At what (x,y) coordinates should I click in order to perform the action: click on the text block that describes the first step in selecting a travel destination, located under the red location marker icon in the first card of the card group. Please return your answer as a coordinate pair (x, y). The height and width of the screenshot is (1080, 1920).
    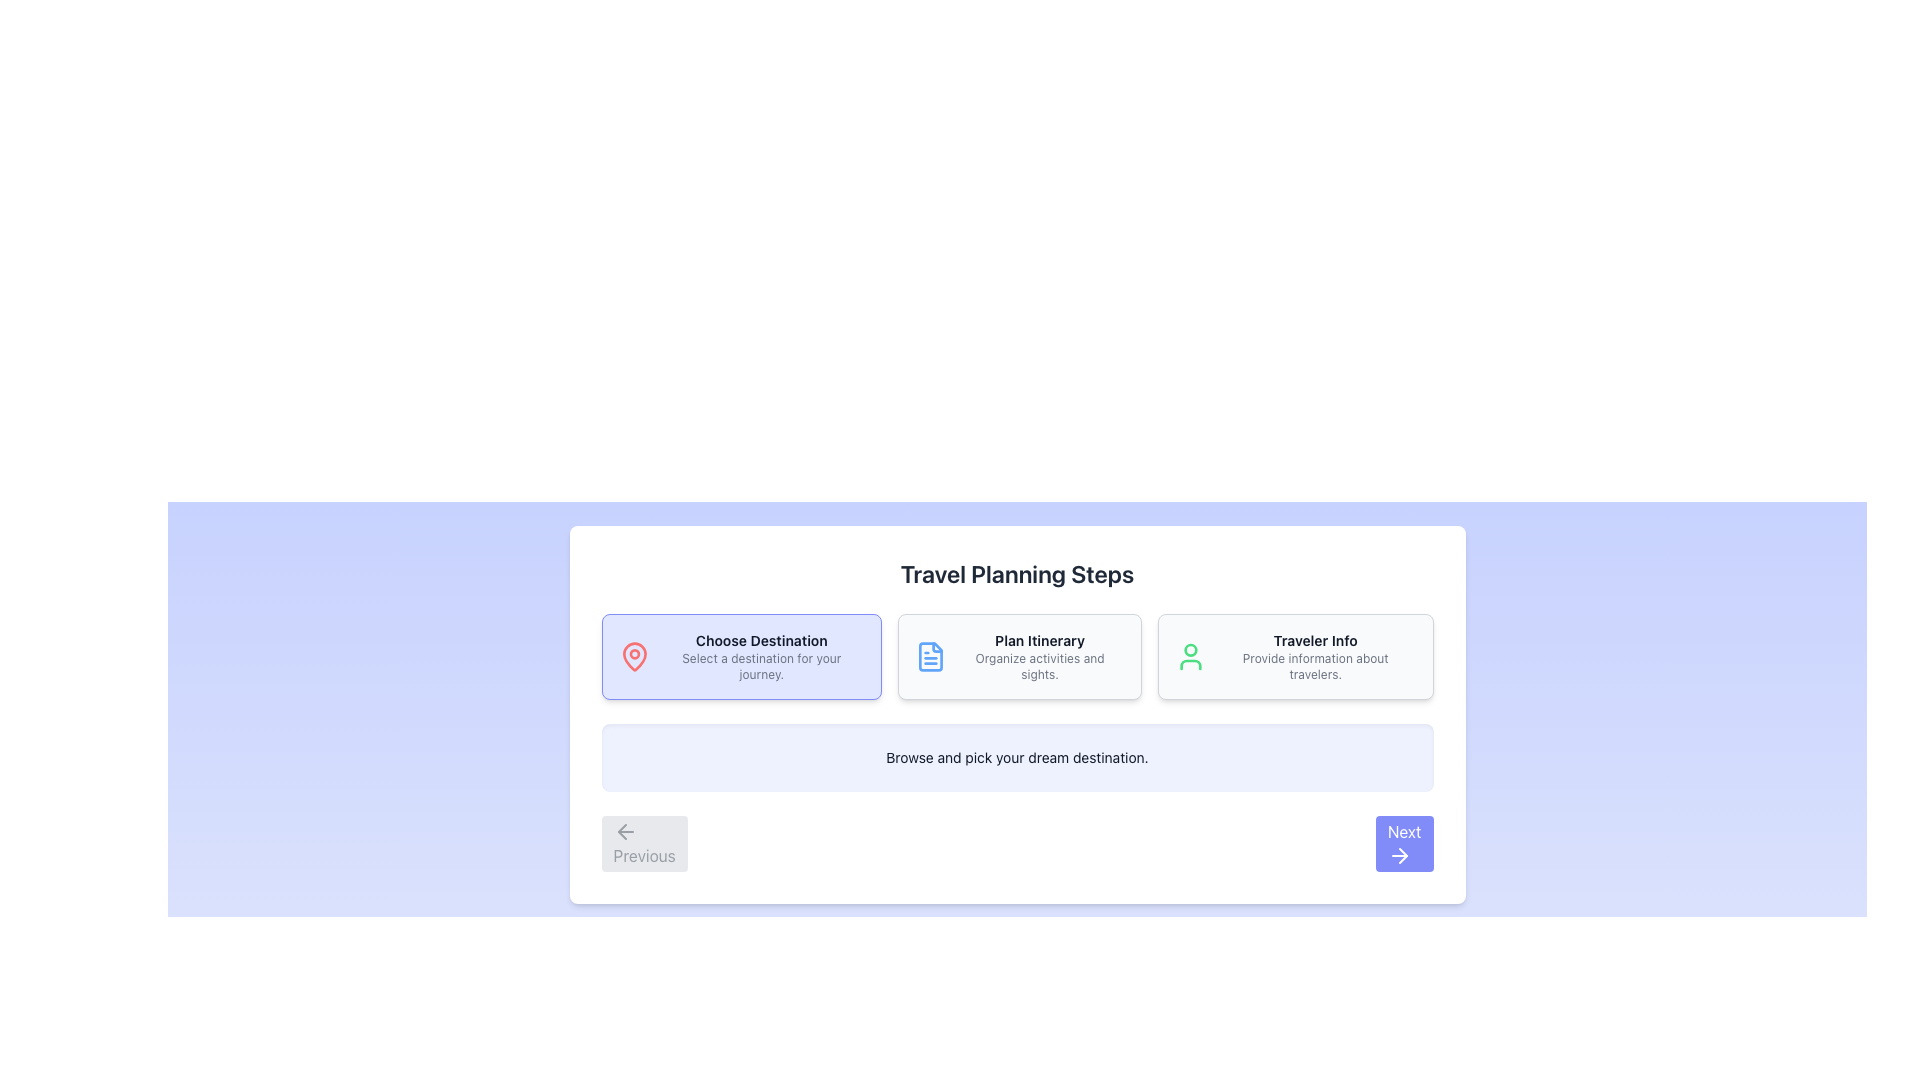
    Looking at the image, I should click on (760, 656).